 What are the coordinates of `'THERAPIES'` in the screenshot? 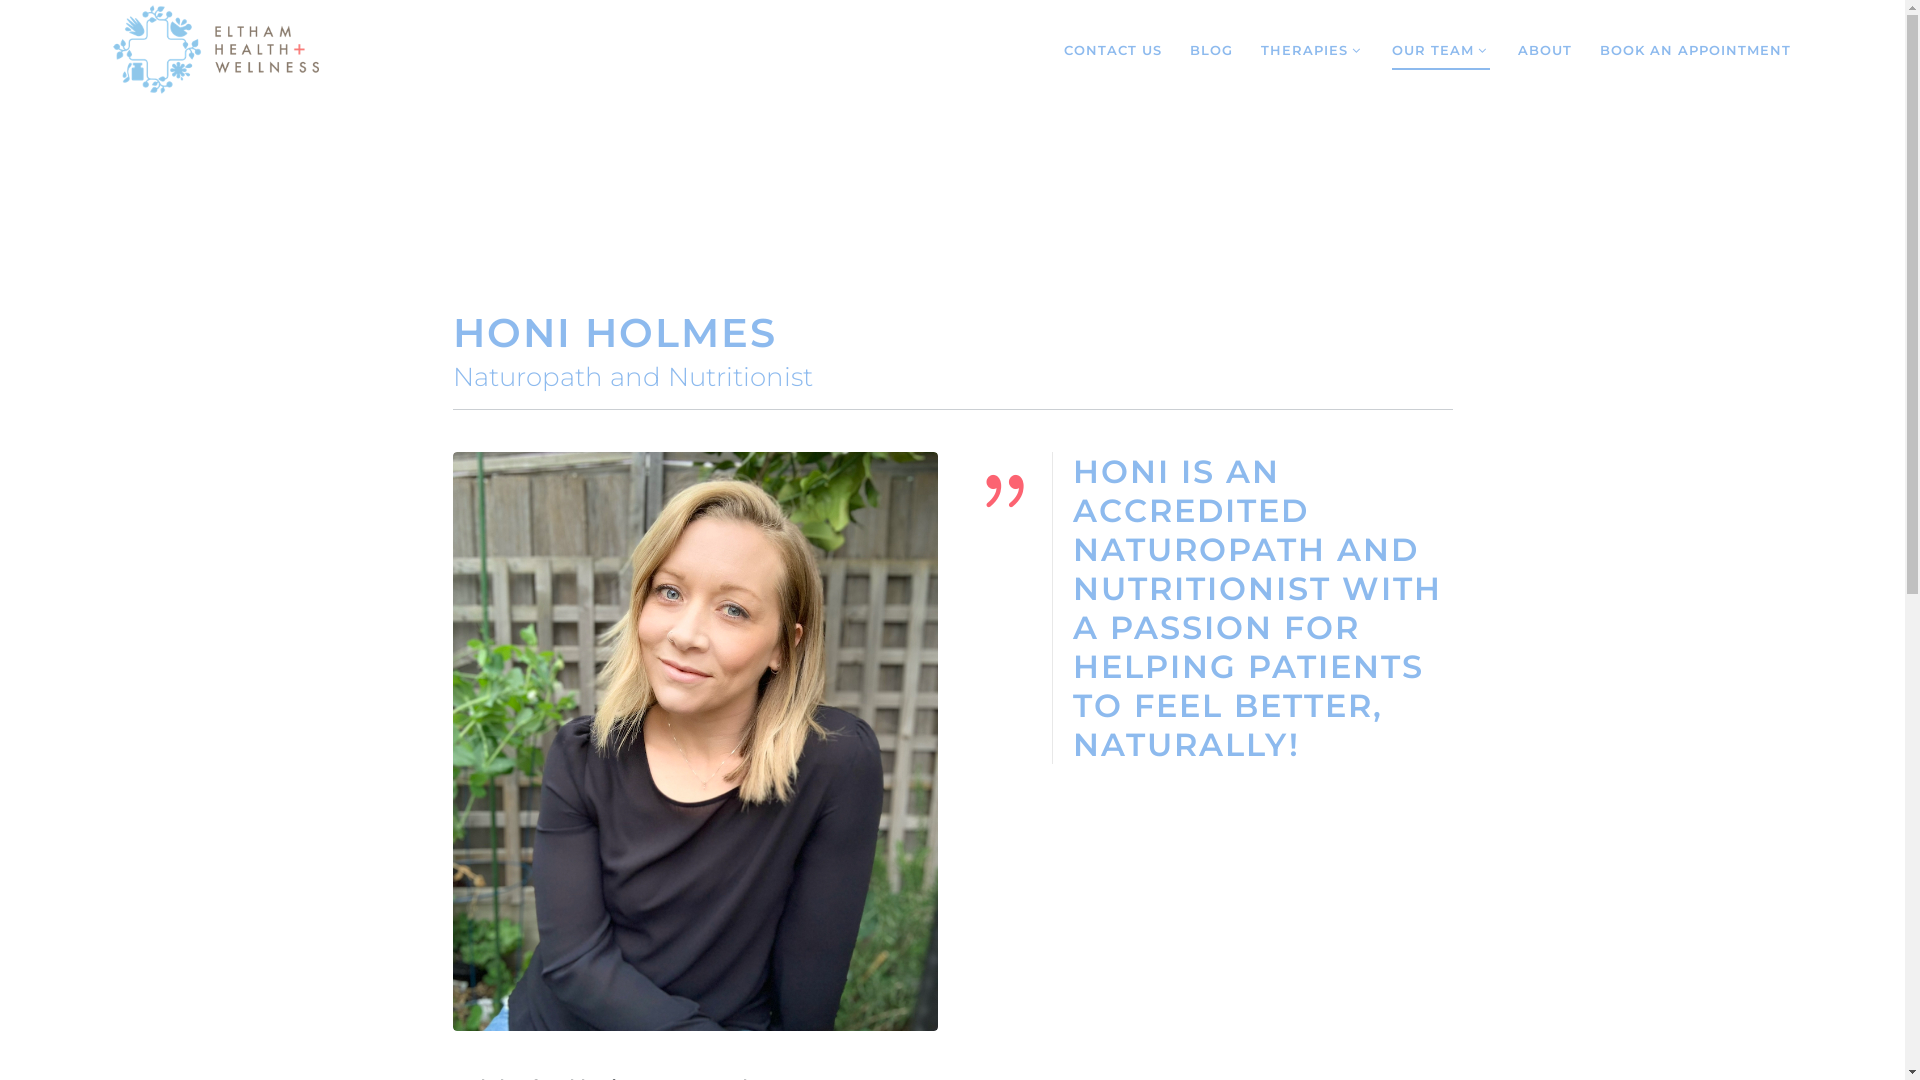 It's located at (1312, 49).